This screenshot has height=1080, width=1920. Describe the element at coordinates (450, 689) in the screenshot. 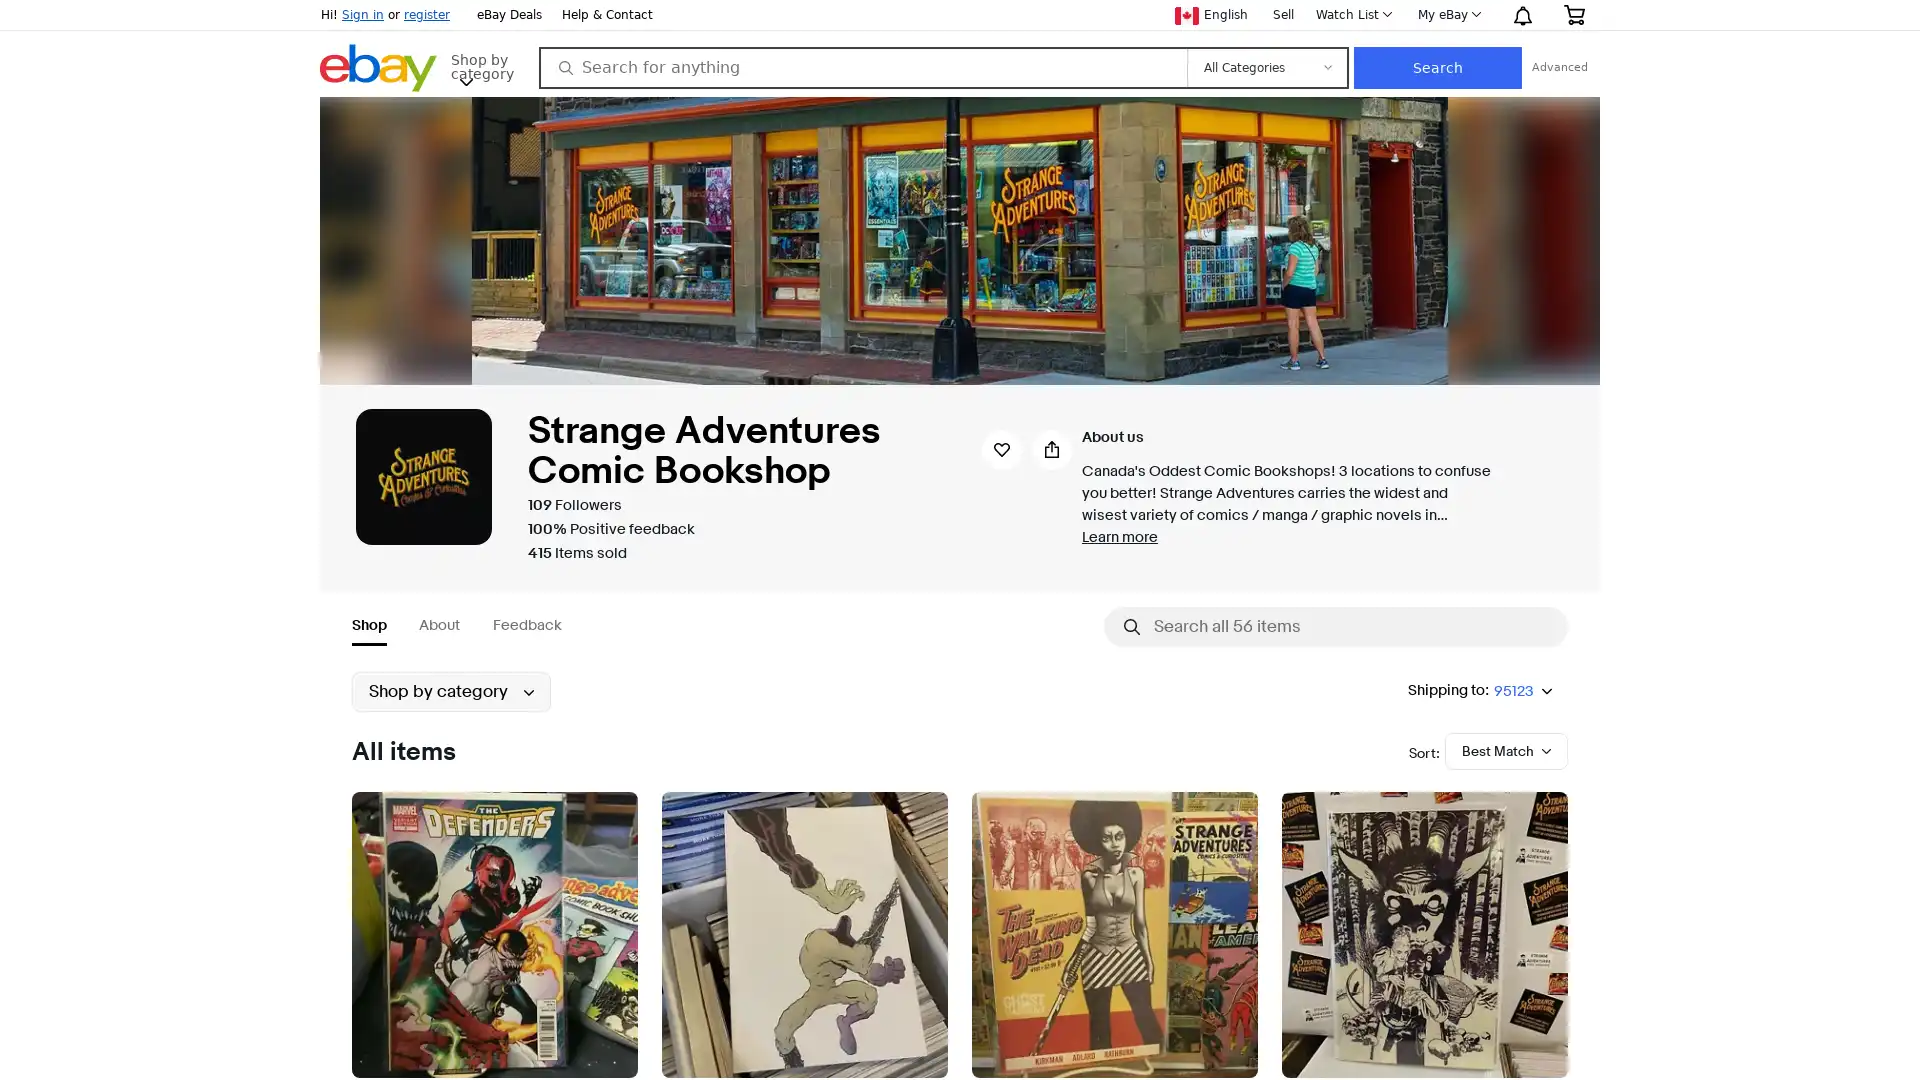

I see `Shop by category` at that location.